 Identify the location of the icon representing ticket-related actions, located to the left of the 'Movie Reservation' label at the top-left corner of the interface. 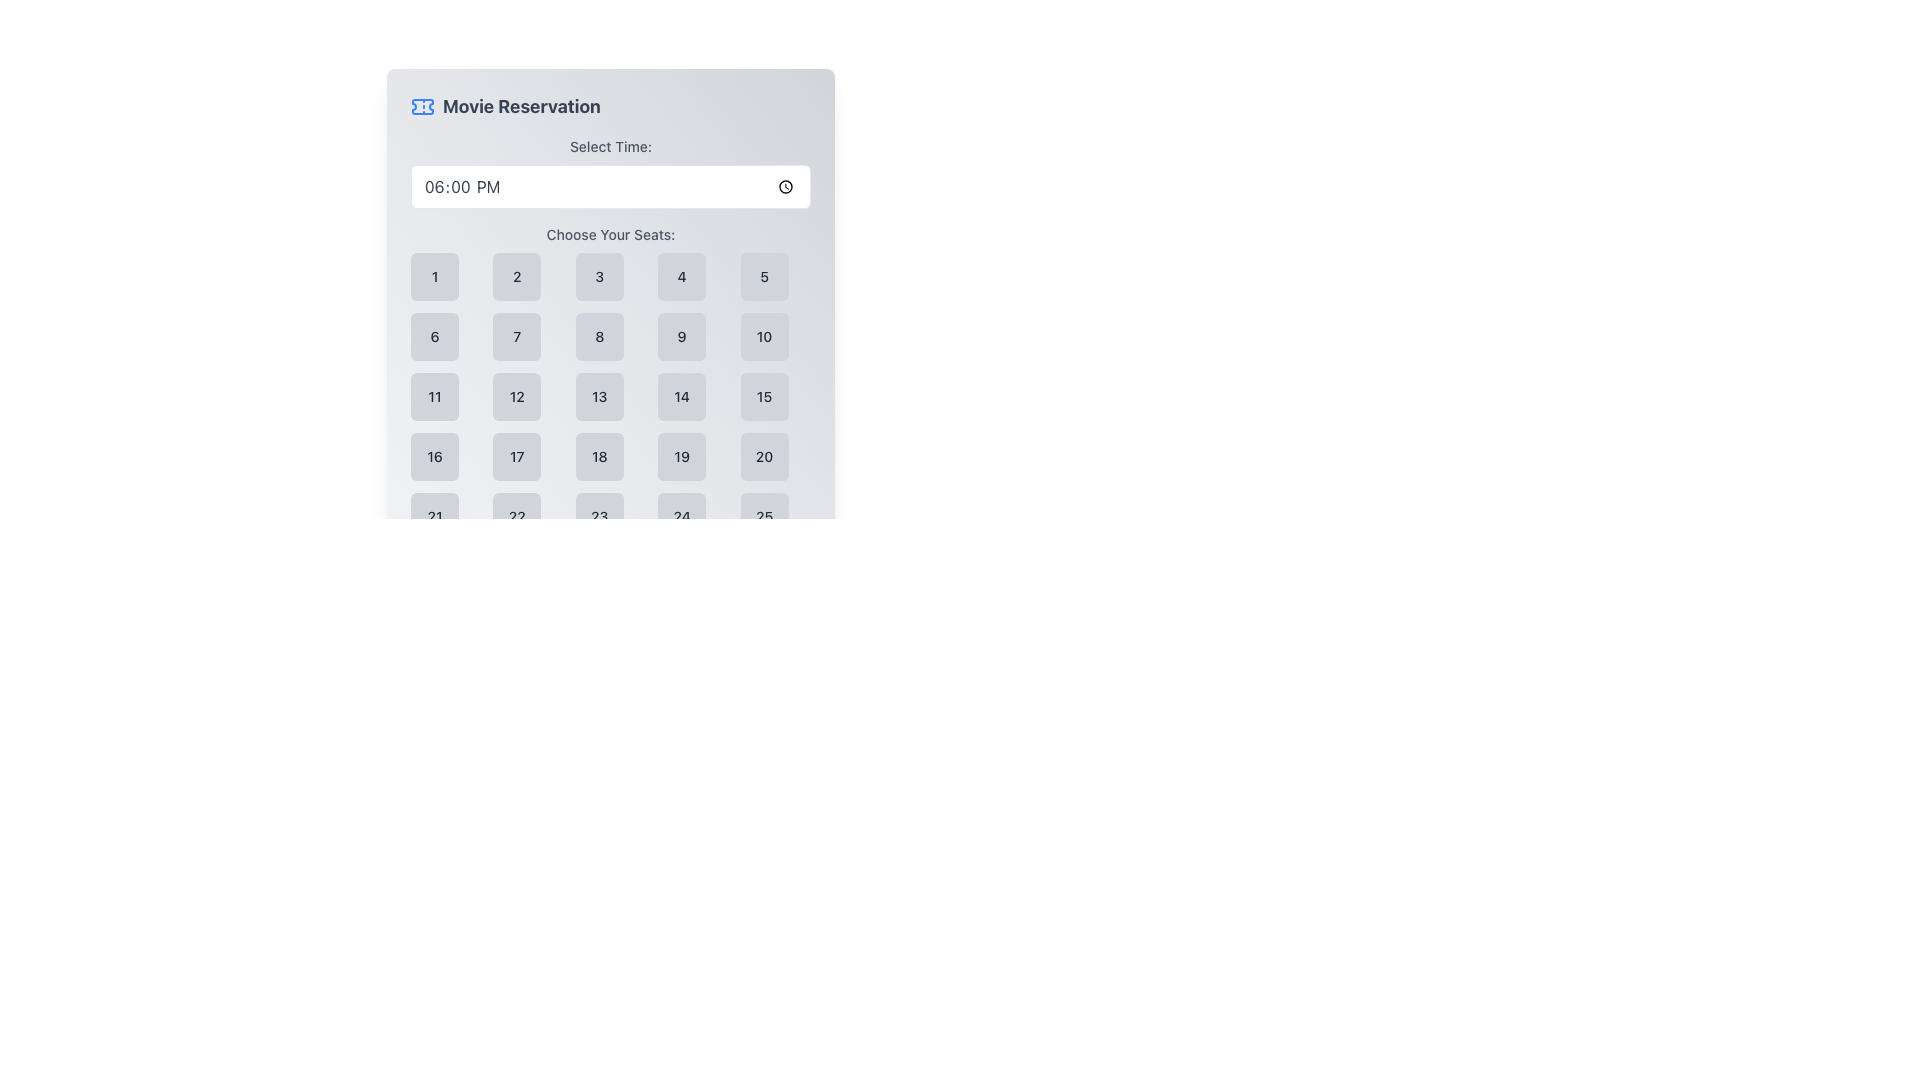
(421, 107).